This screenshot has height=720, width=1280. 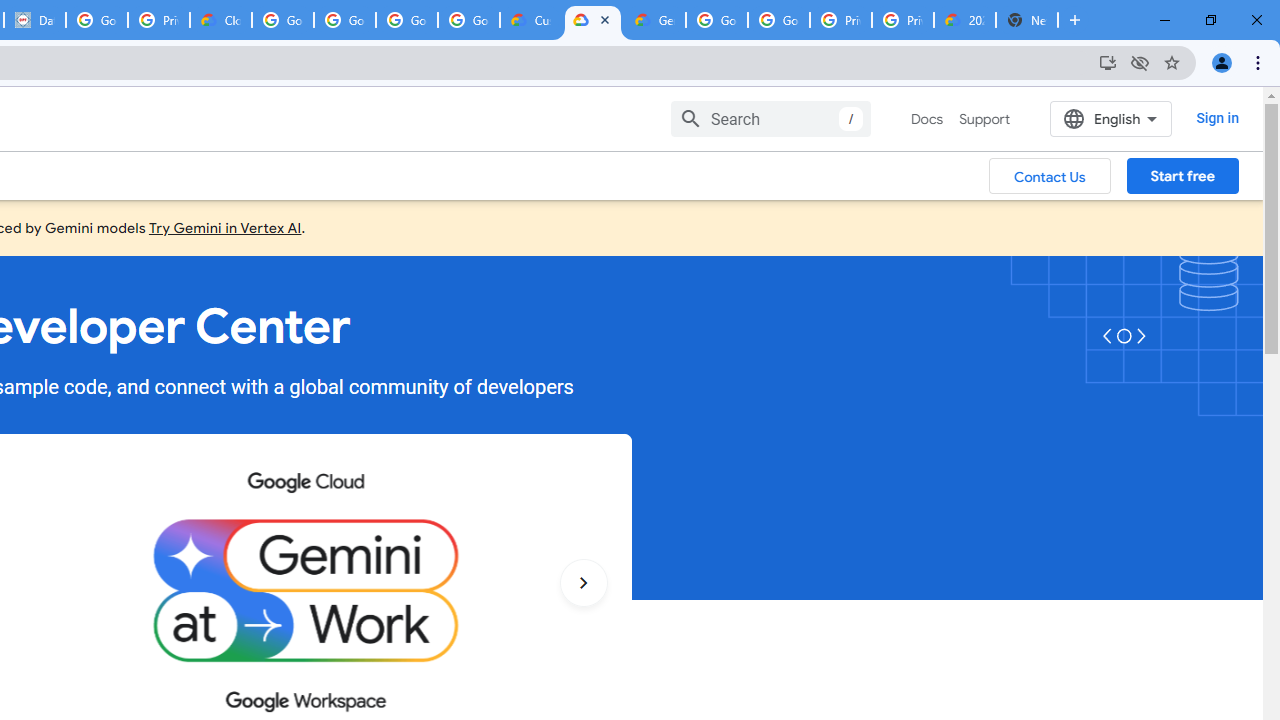 What do you see at coordinates (225, 226) in the screenshot?
I see `'Try Gemini in Vertex AI'` at bounding box center [225, 226].